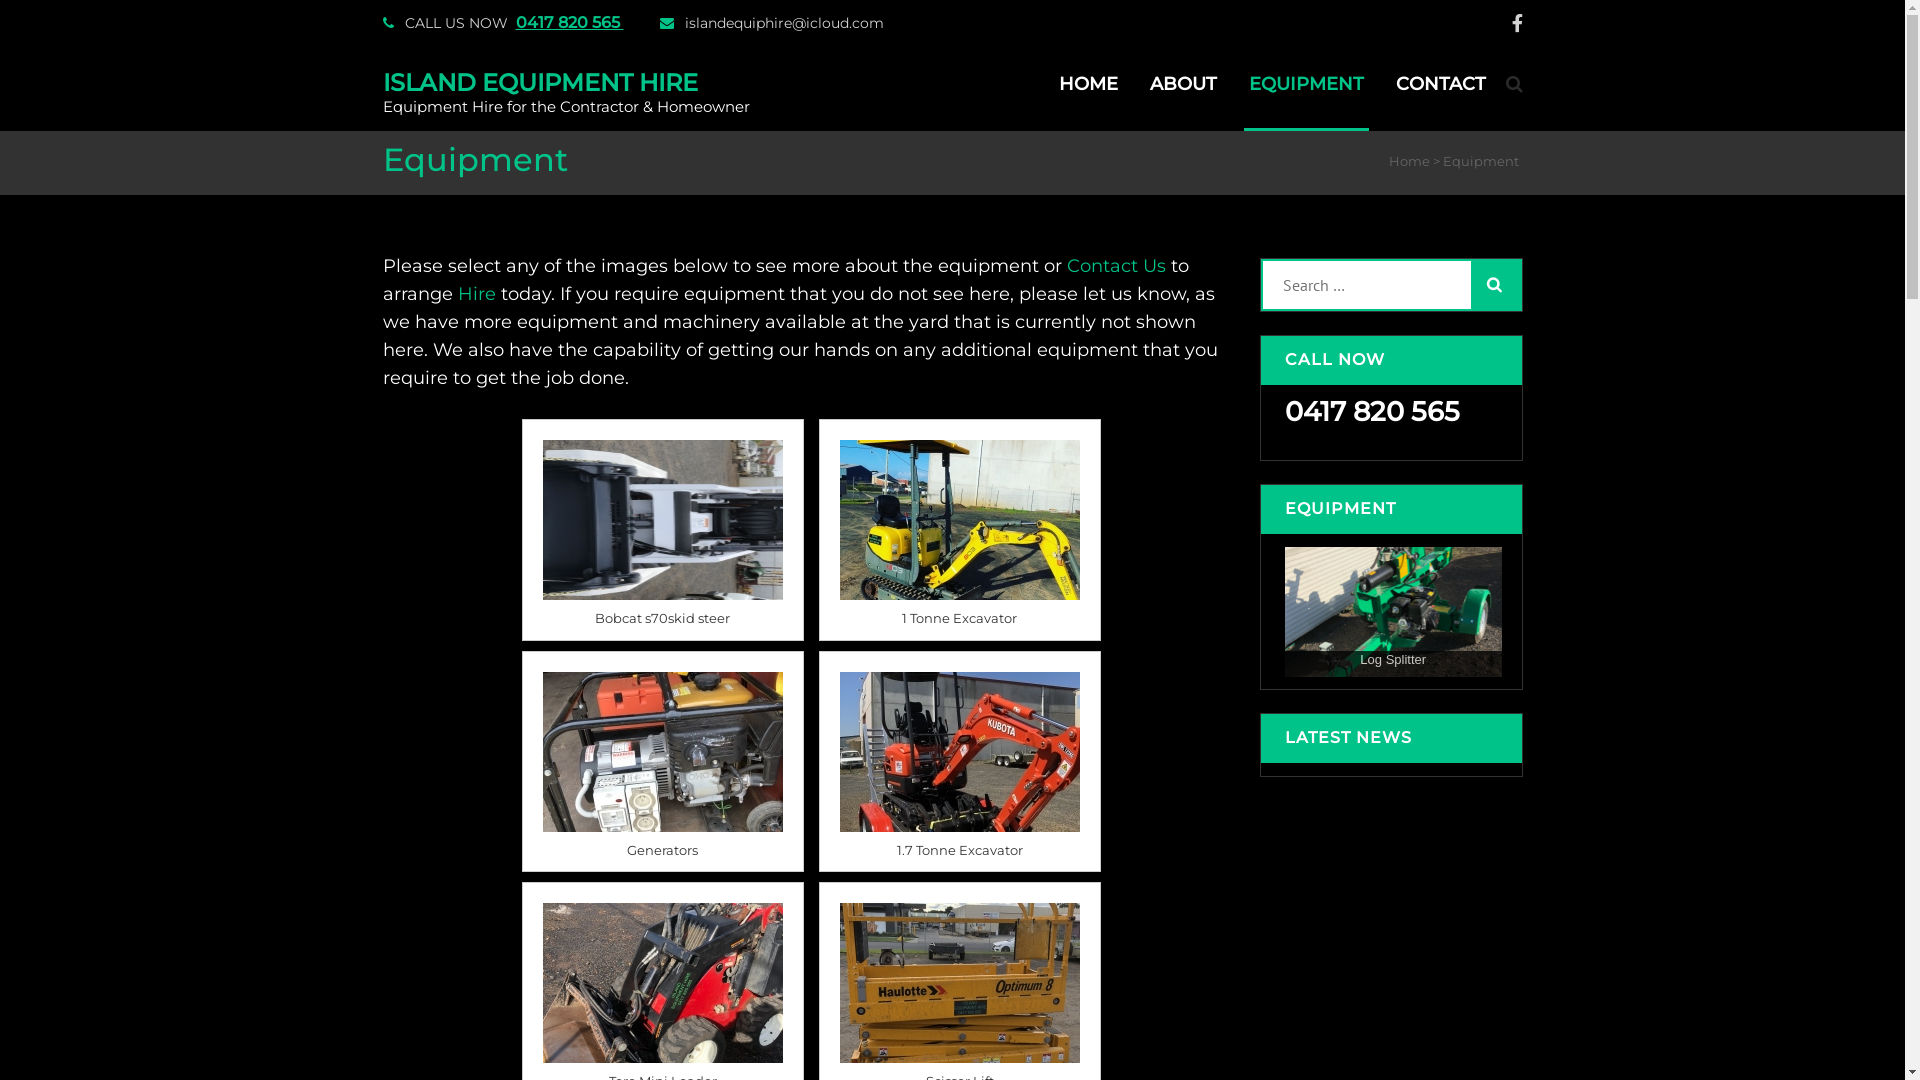 The height and width of the screenshot is (1080, 1920). Describe the element at coordinates (1517, 23) in the screenshot. I see `'facebook'` at that location.